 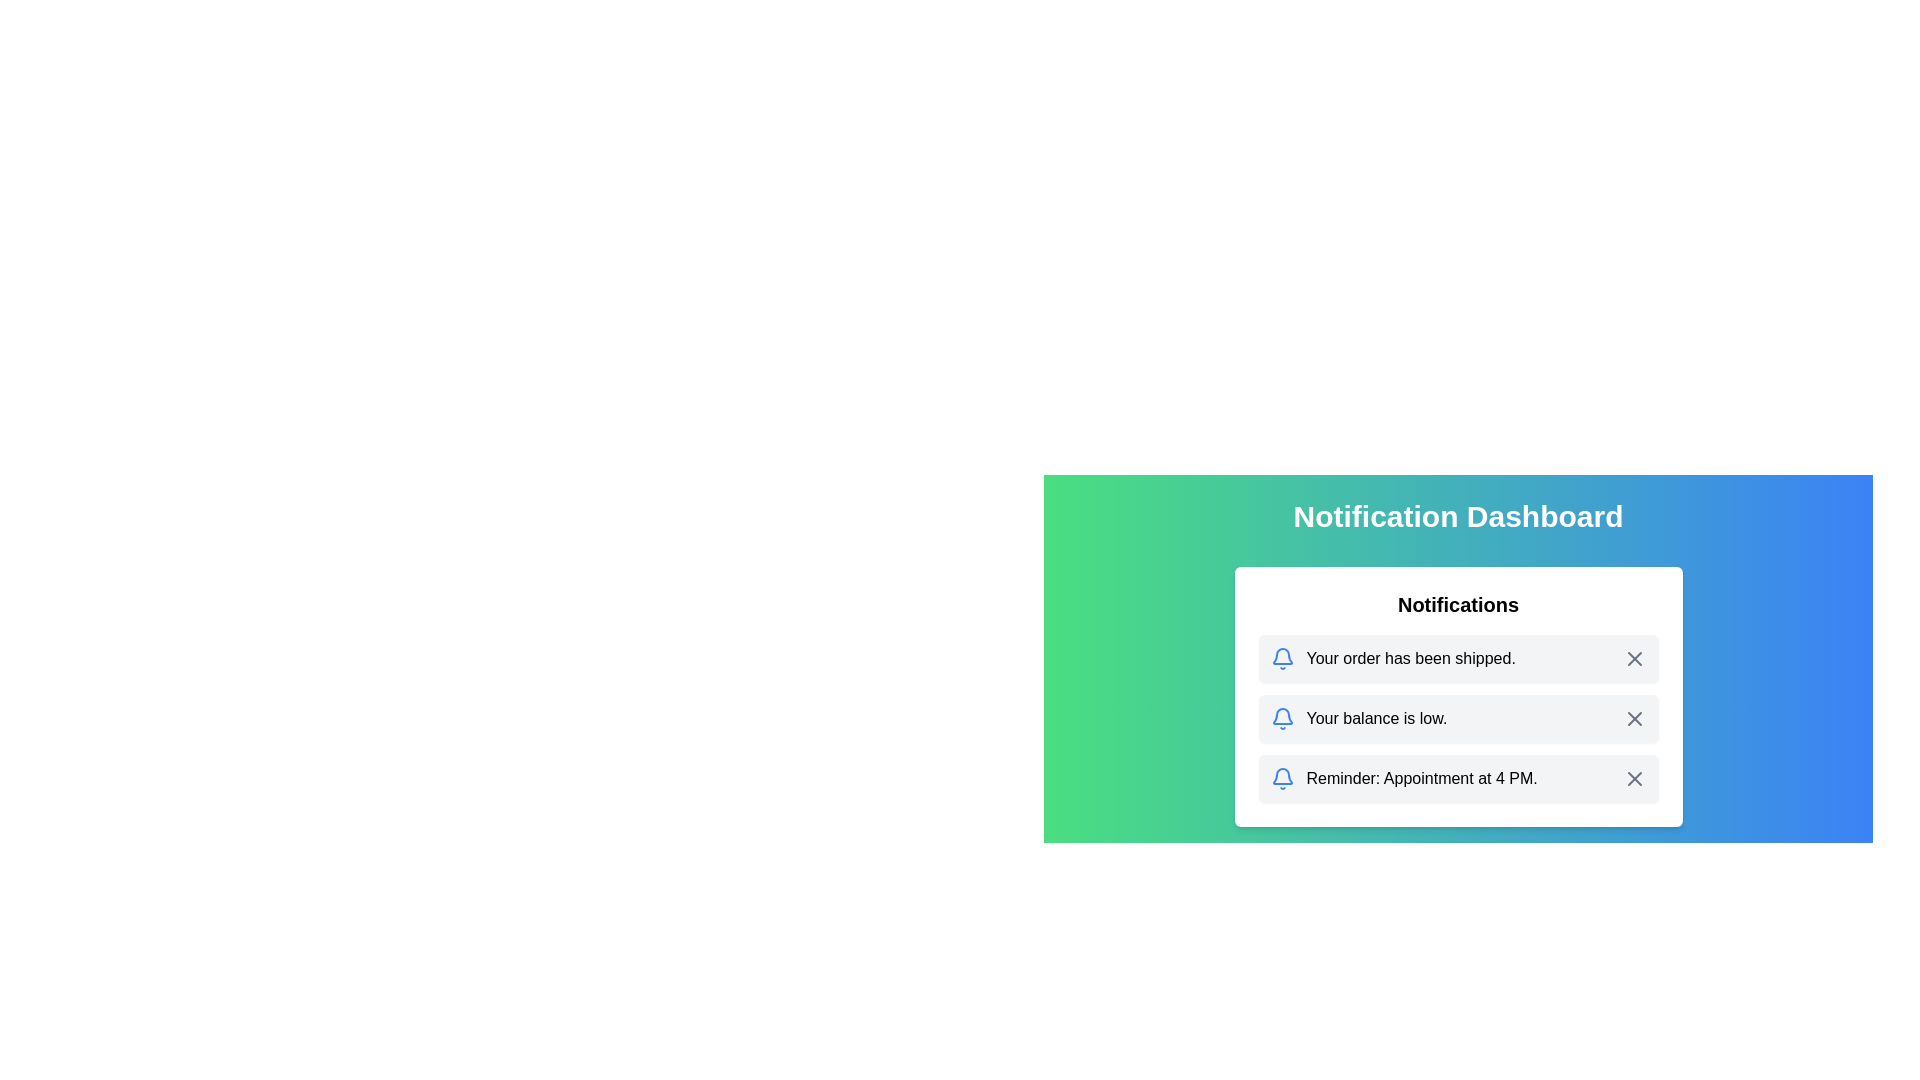 I want to click on the text label displaying 'Your order has been shipped.' which is part of a notification message aligned to the right of a blue bell icon, so click(x=1410, y=659).